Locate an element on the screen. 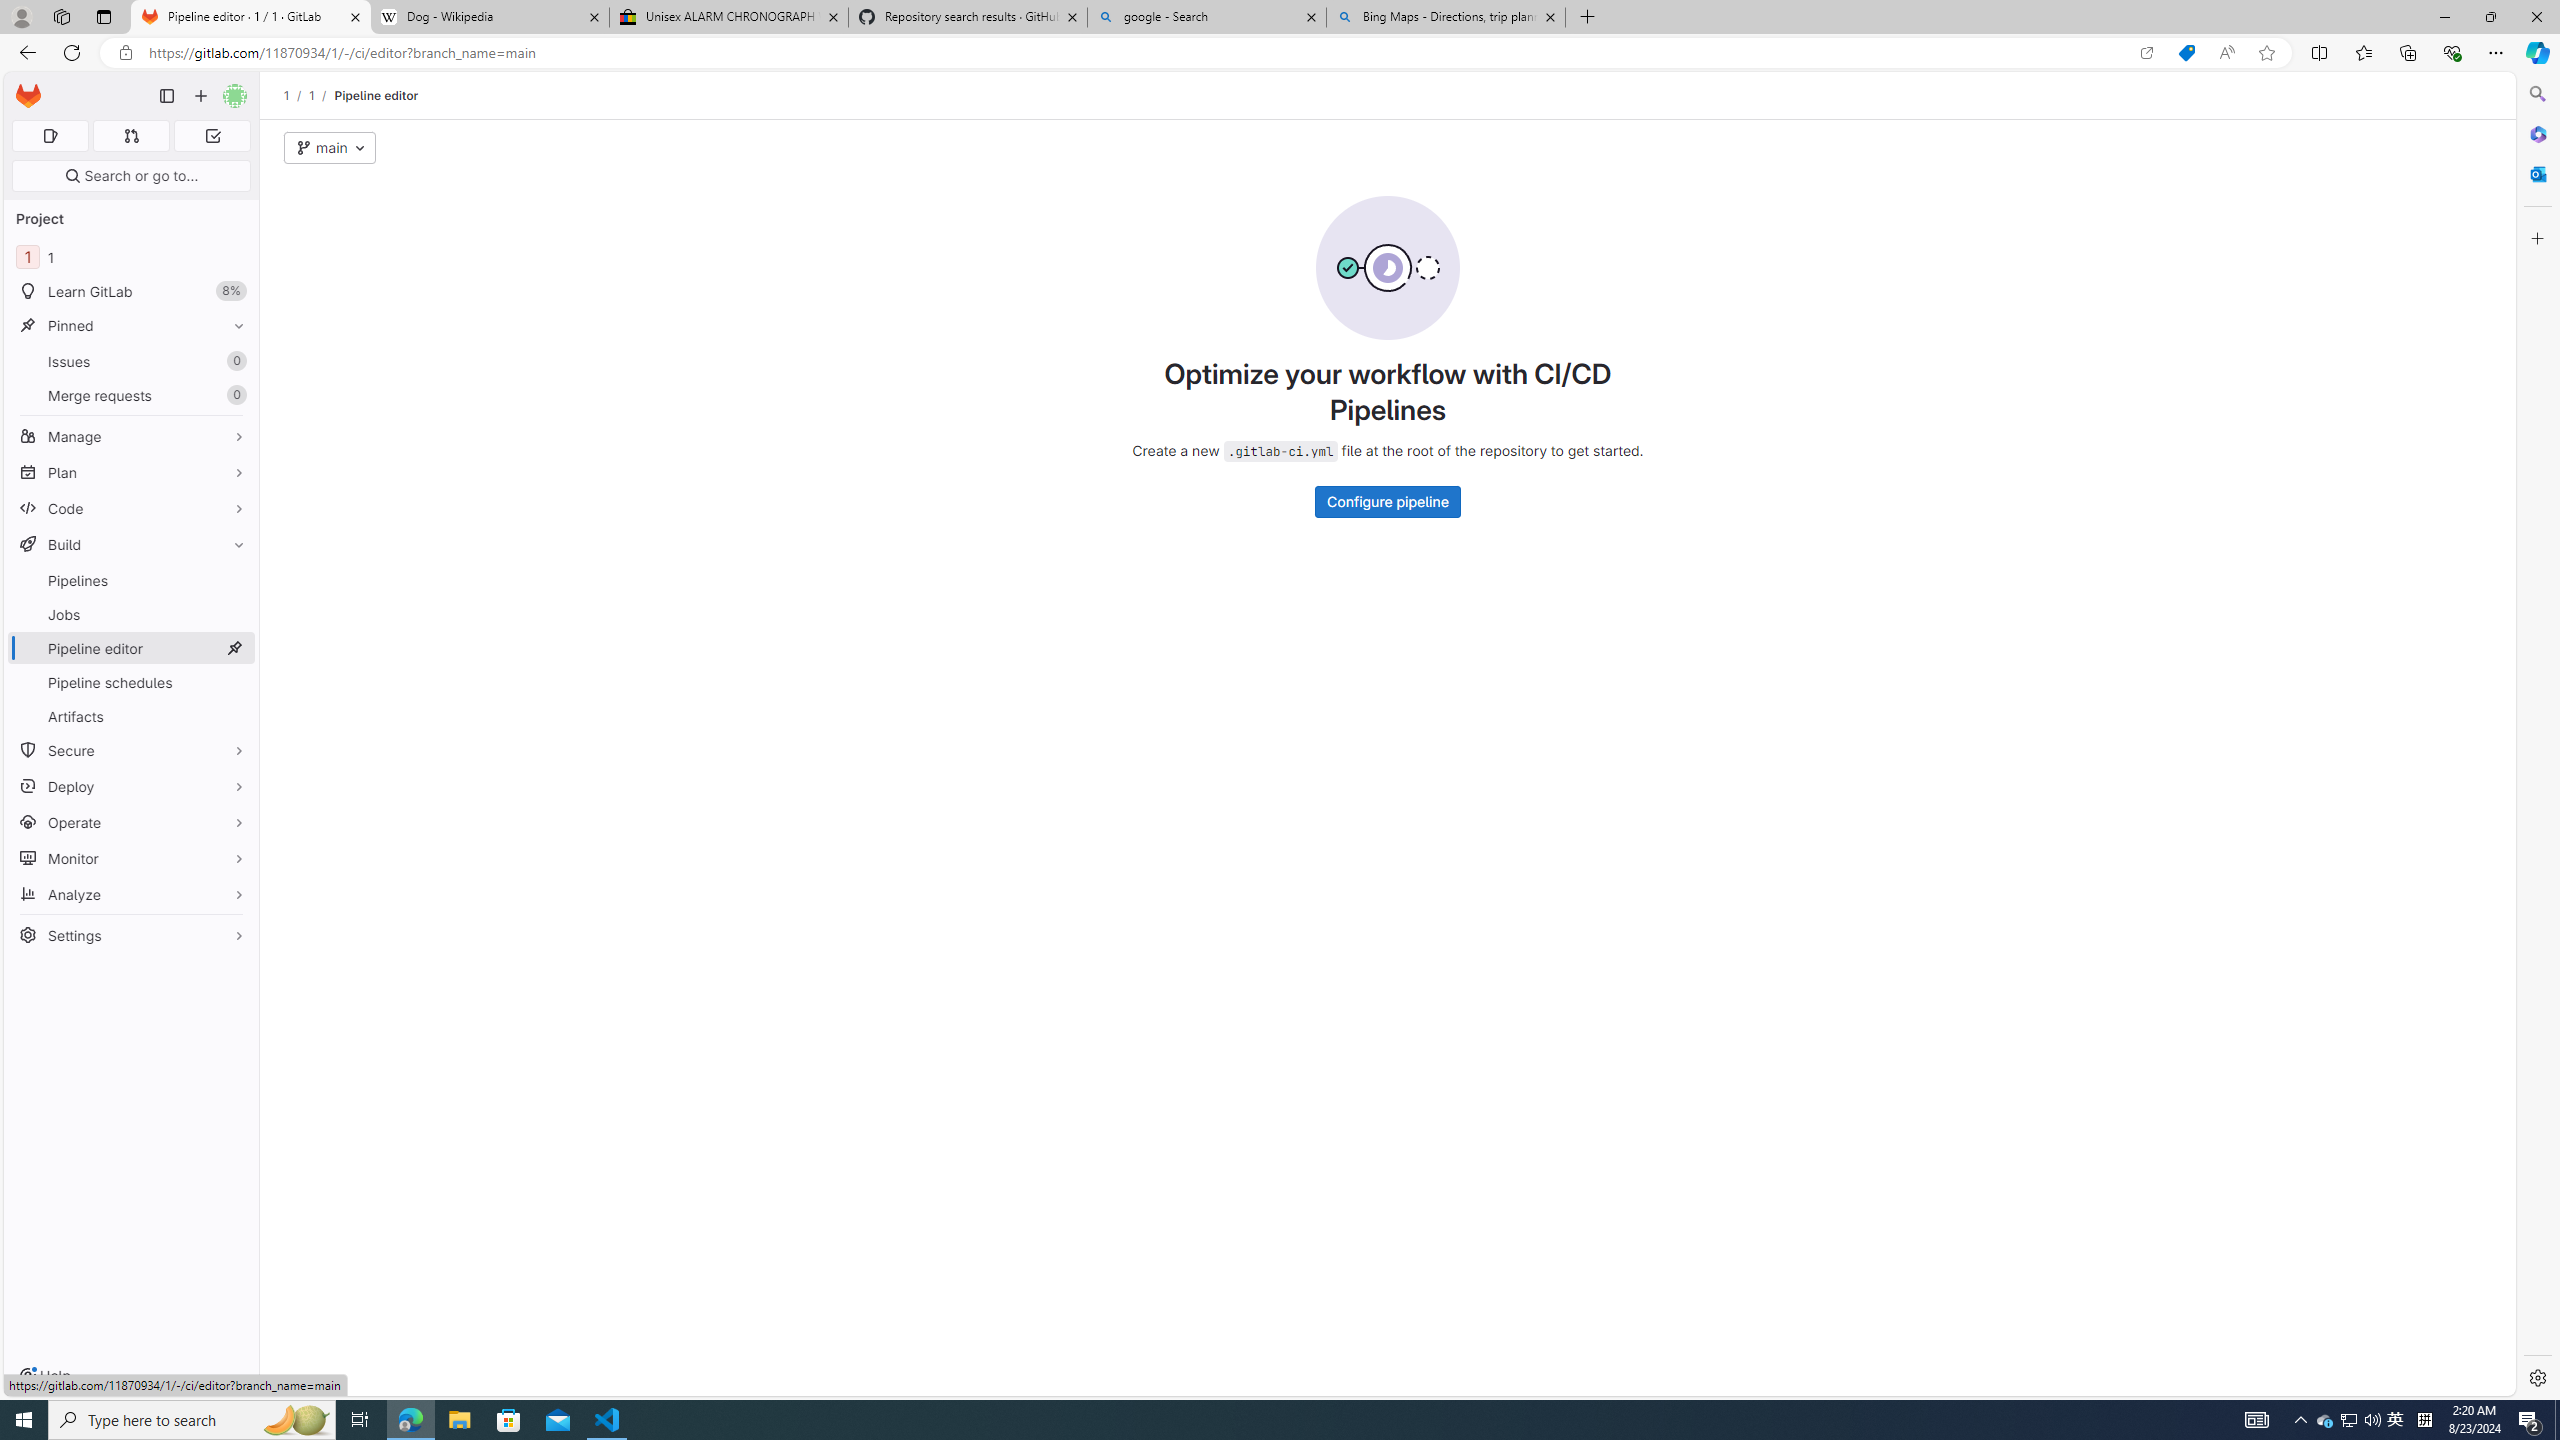 The width and height of the screenshot is (2560, 1440). 'BuildPipelinesJobsPipeline editorPipeline schedulesArtifacts' is located at coordinates (130, 629).